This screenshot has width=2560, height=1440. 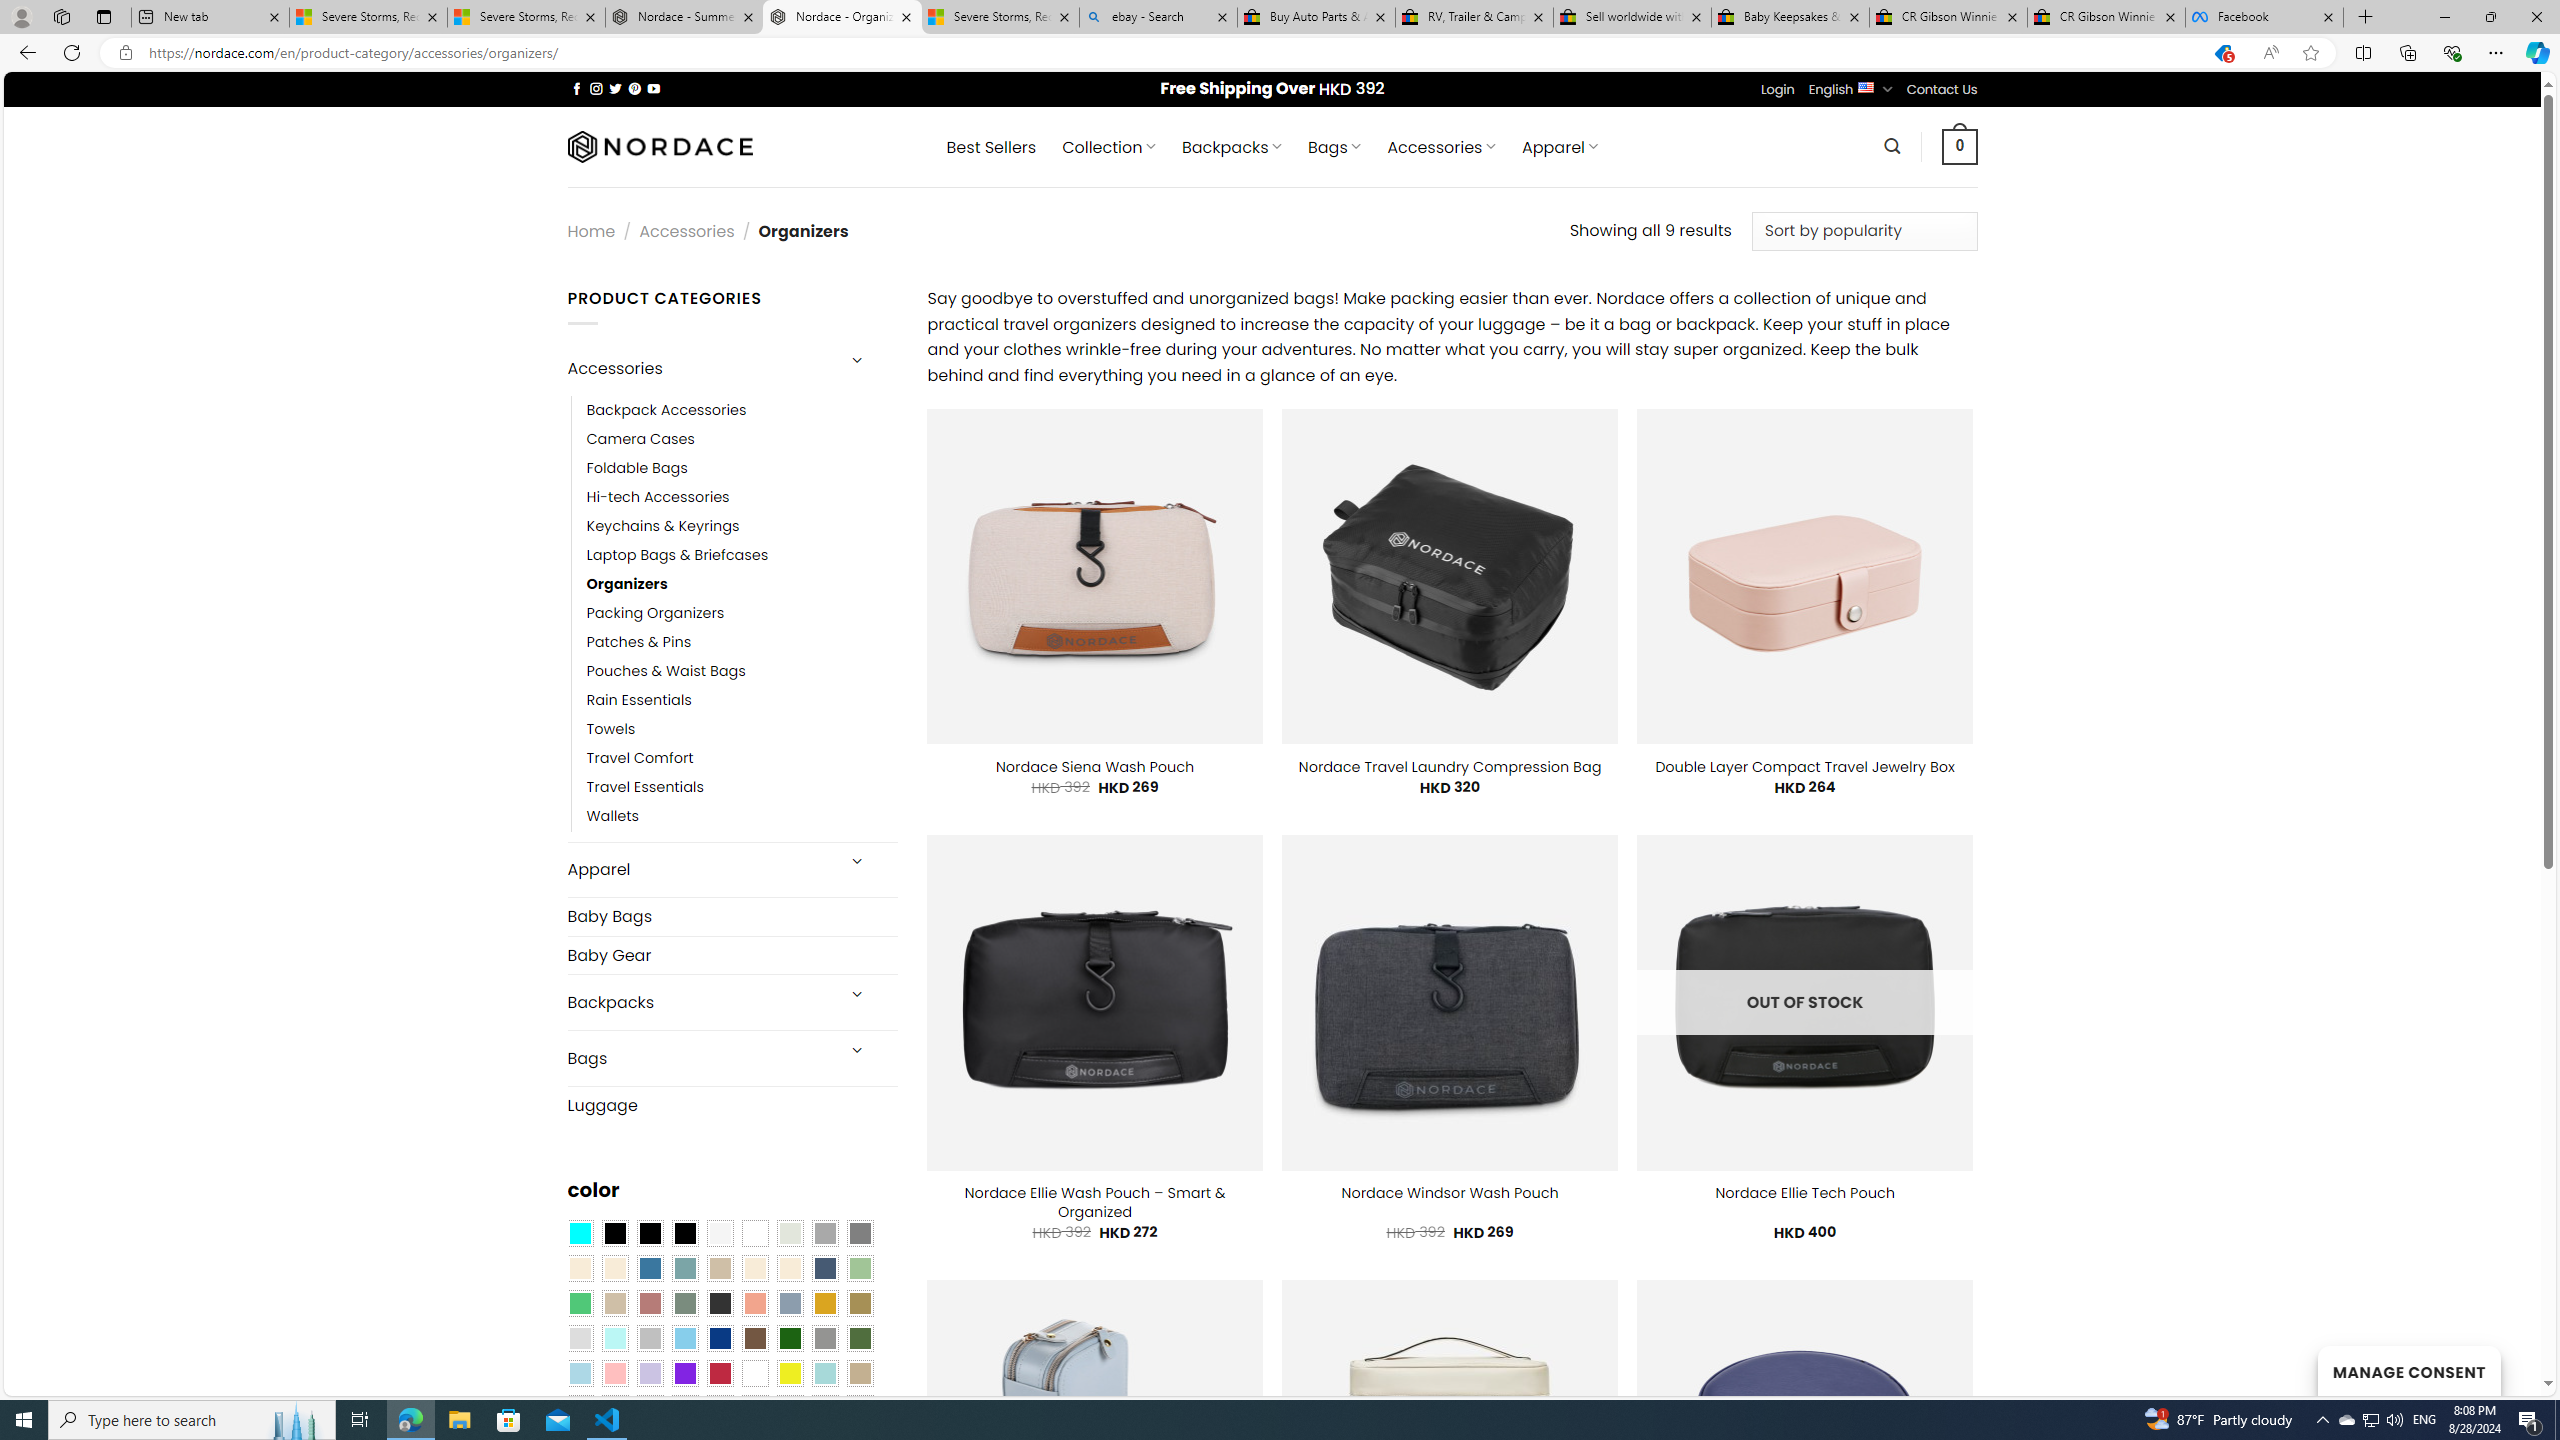 What do you see at coordinates (1892, 145) in the screenshot?
I see `'Search'` at bounding box center [1892, 145].